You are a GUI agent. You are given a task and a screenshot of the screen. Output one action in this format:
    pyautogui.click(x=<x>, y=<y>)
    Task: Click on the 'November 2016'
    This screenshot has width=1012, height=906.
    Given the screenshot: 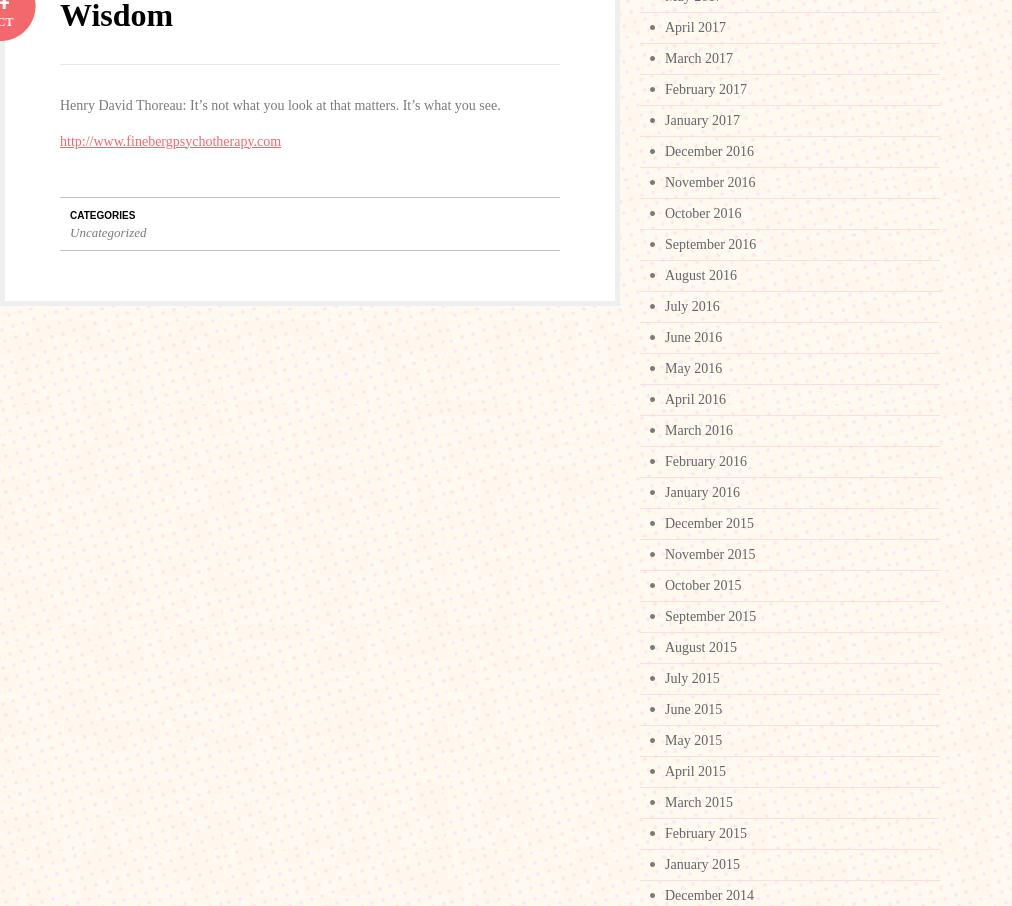 What is the action you would take?
    pyautogui.click(x=710, y=181)
    